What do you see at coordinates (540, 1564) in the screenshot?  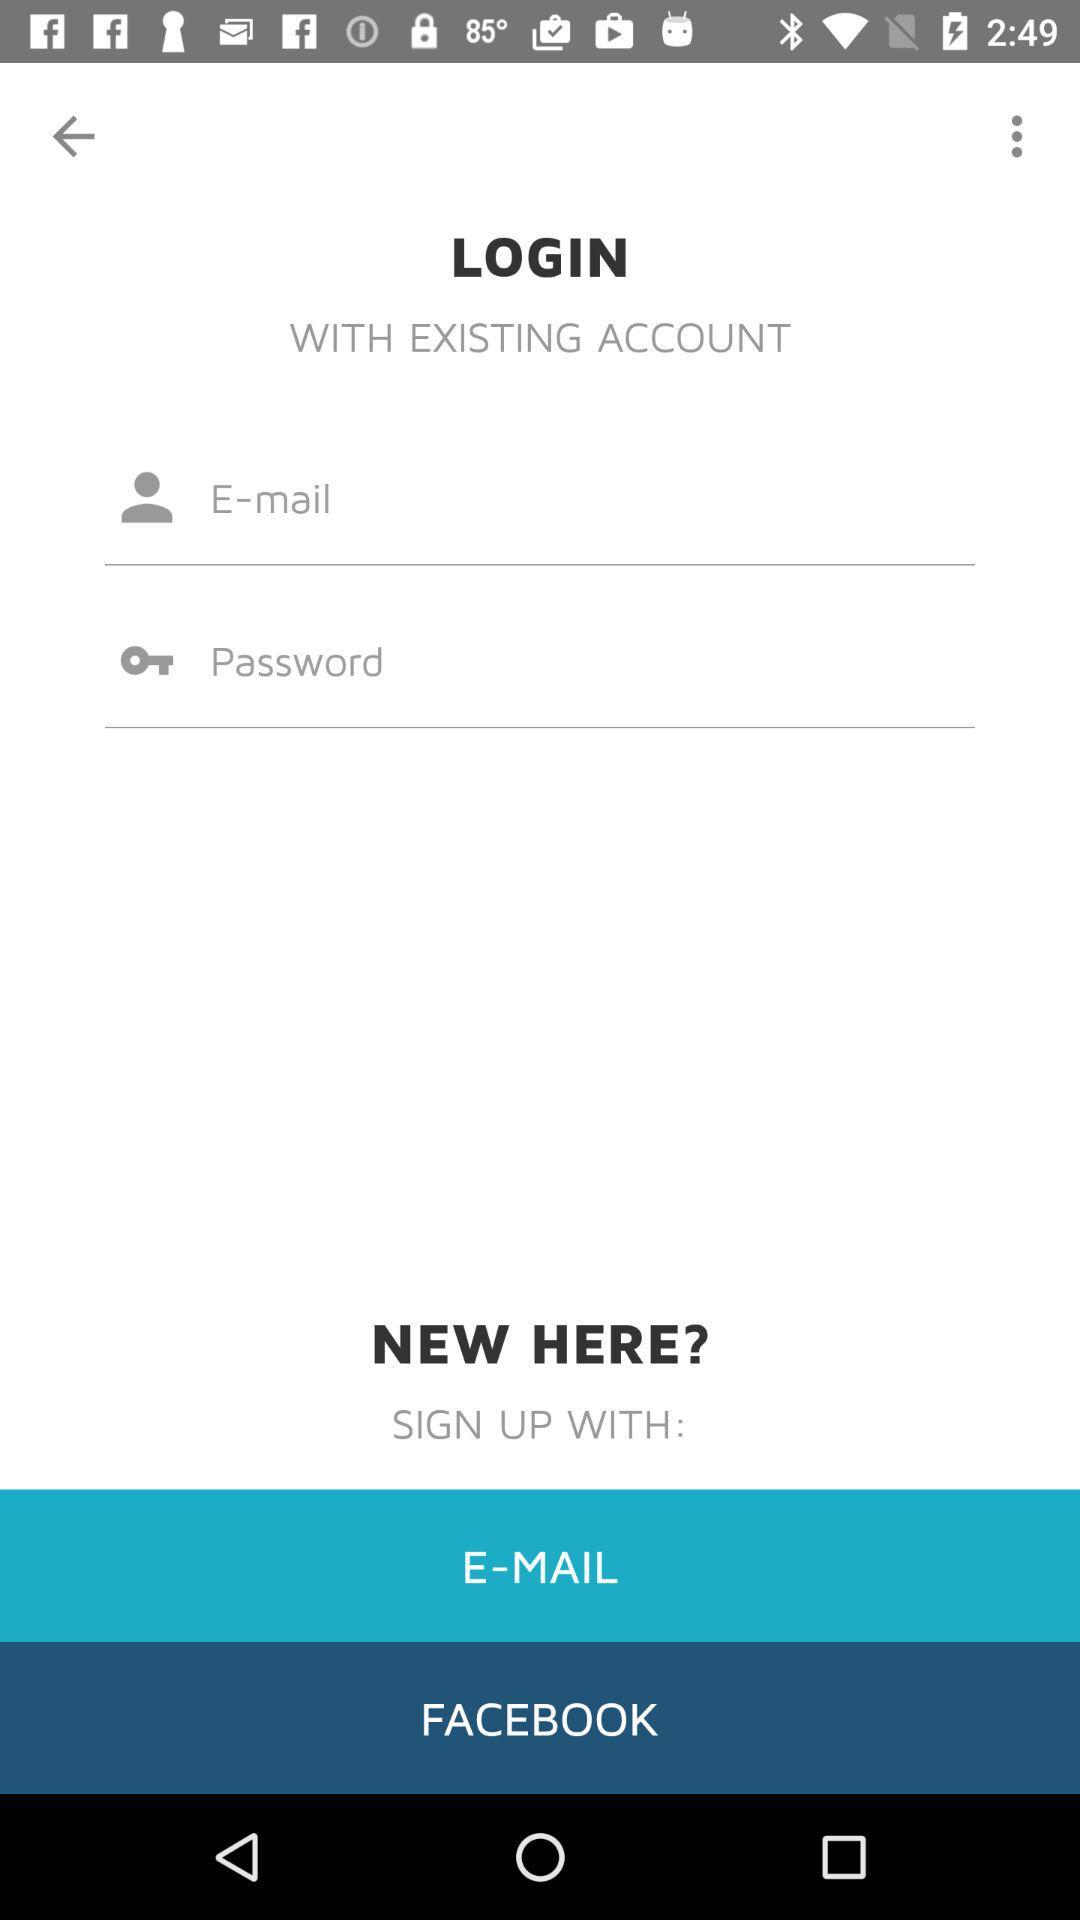 I see `item below sign up with:` at bounding box center [540, 1564].